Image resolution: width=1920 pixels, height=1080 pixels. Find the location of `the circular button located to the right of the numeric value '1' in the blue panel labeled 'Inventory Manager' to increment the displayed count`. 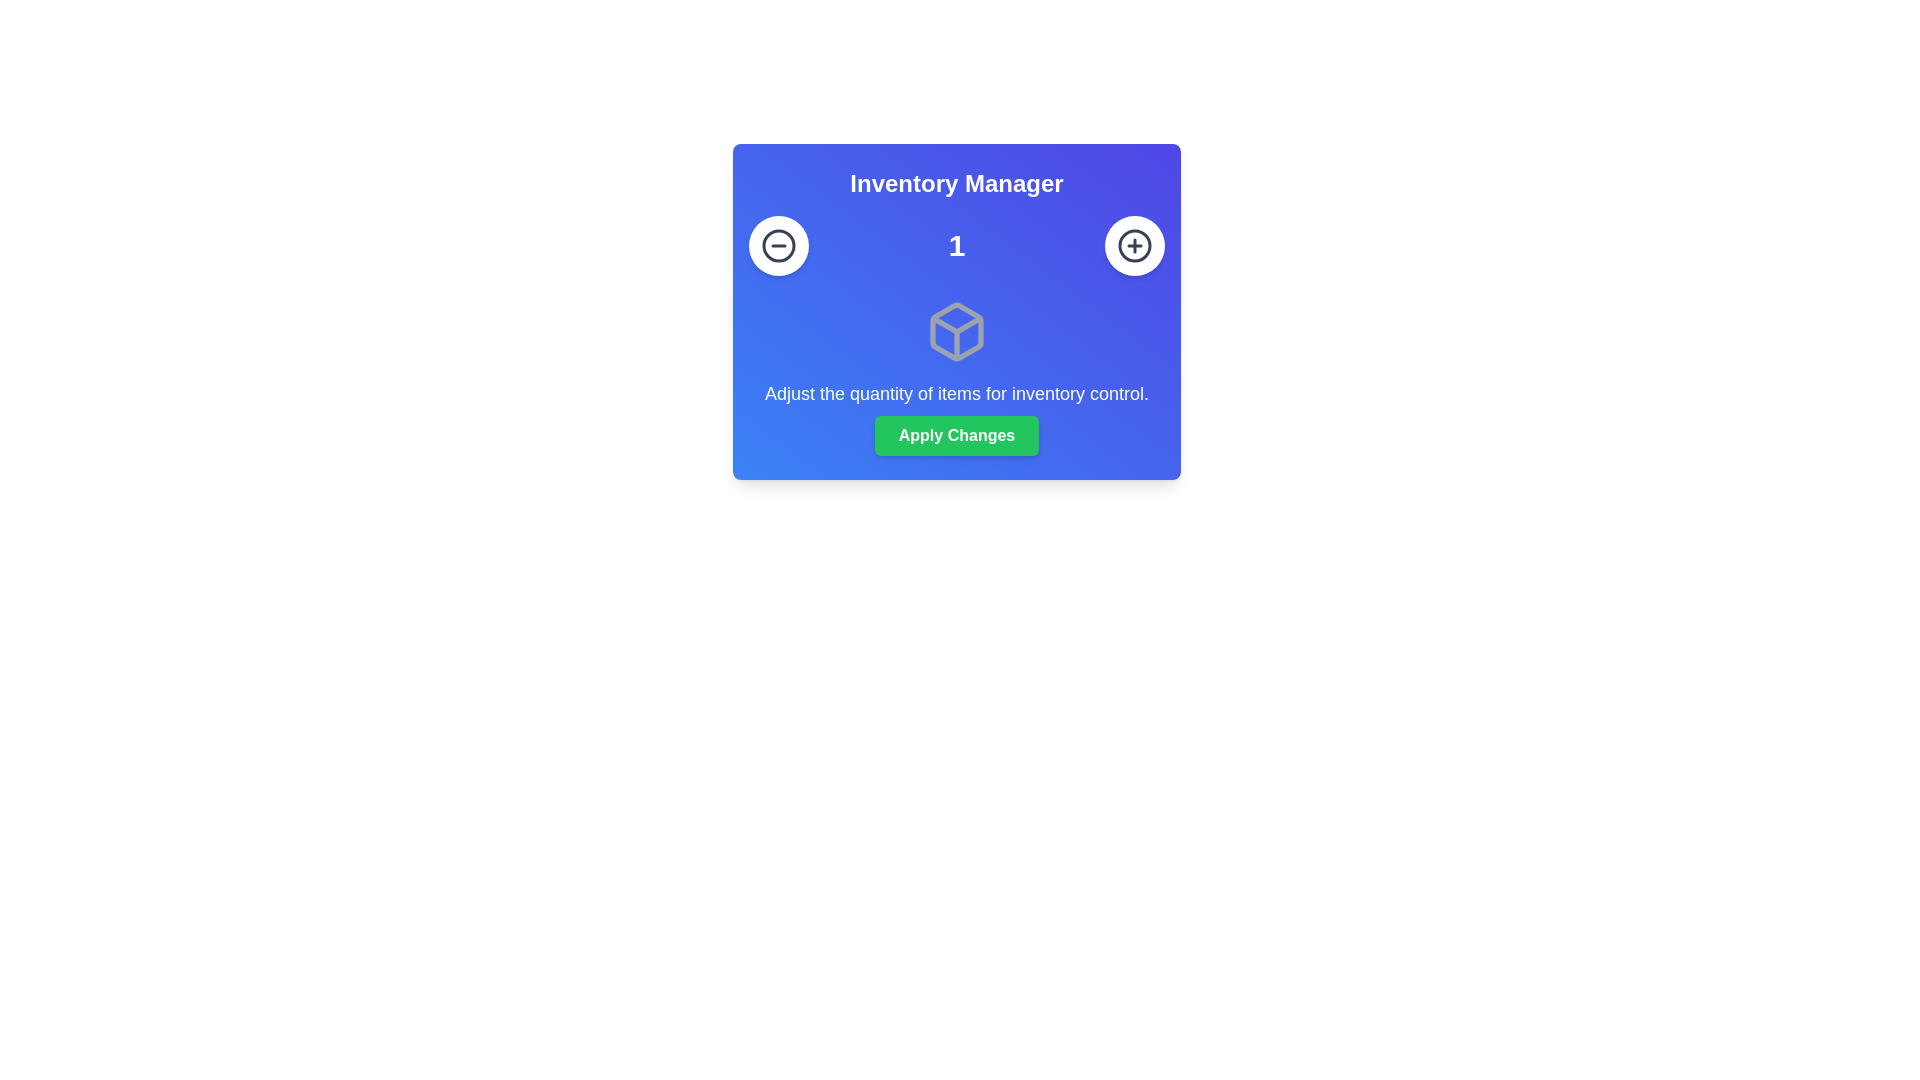

the circular button located to the right of the numeric value '1' in the blue panel labeled 'Inventory Manager' to increment the displayed count is located at coordinates (1134, 245).